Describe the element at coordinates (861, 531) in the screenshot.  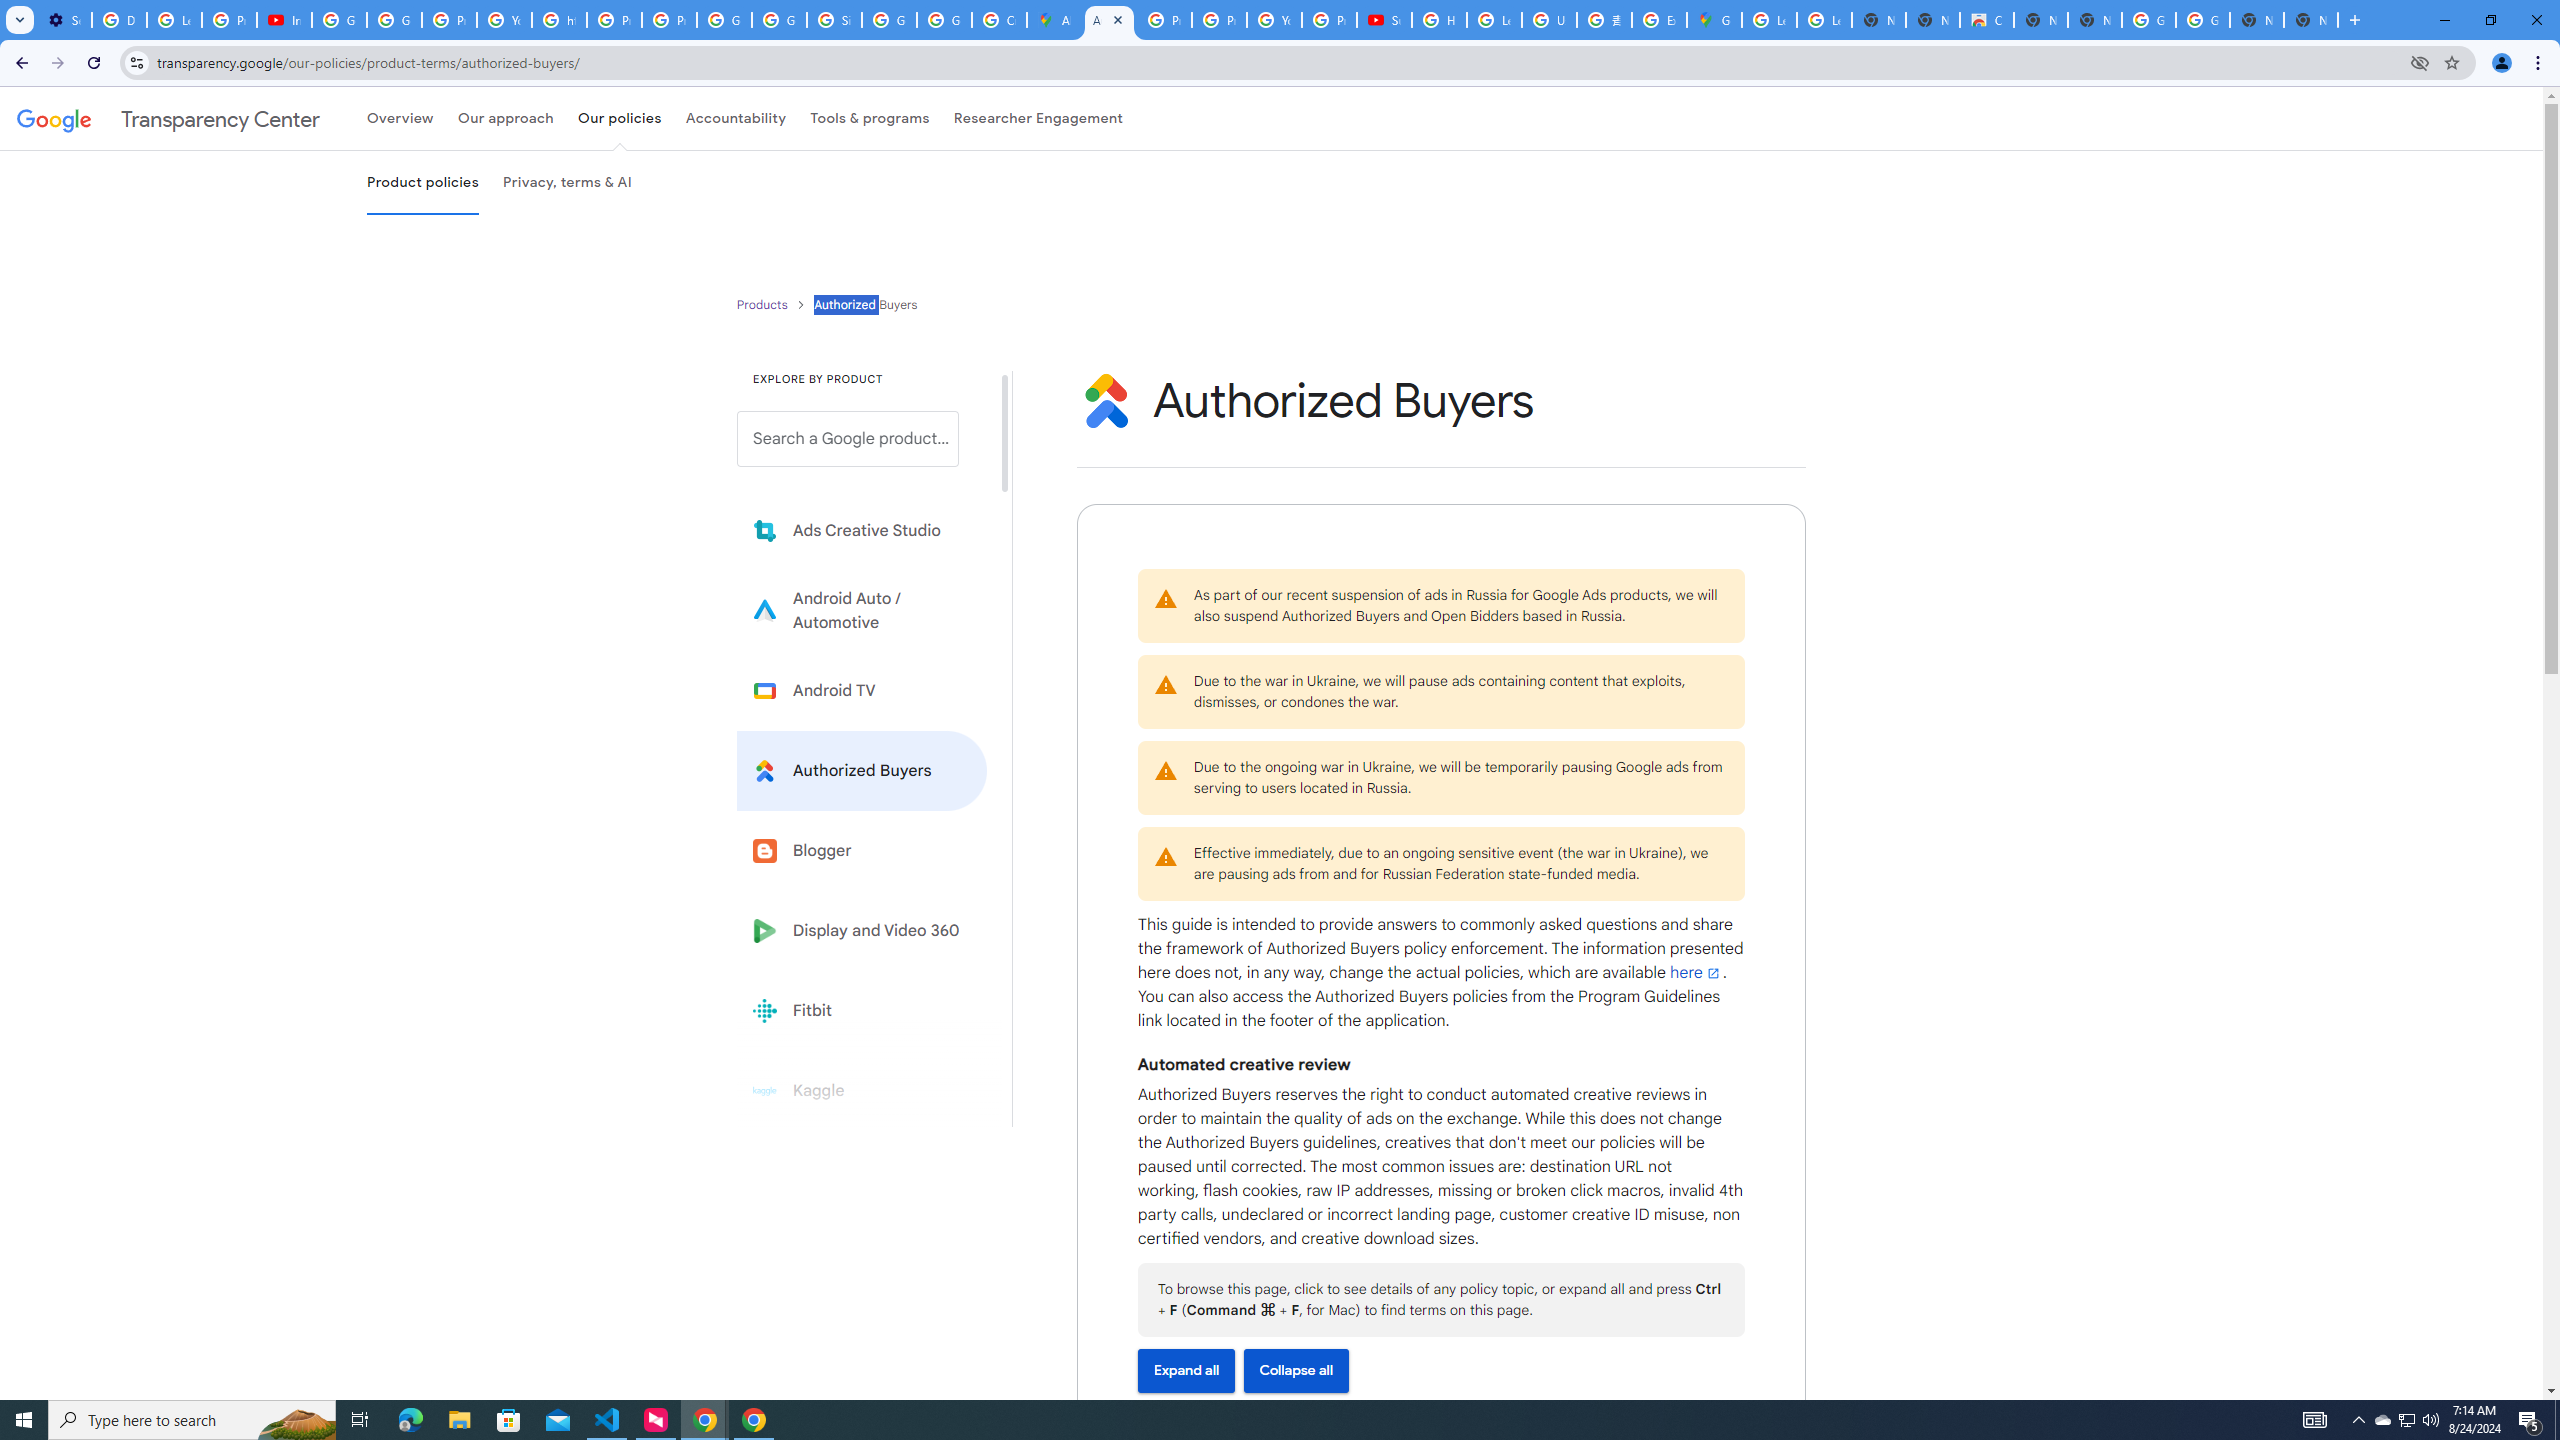
I see `'Learn more about Ads Creative Studio'` at that location.